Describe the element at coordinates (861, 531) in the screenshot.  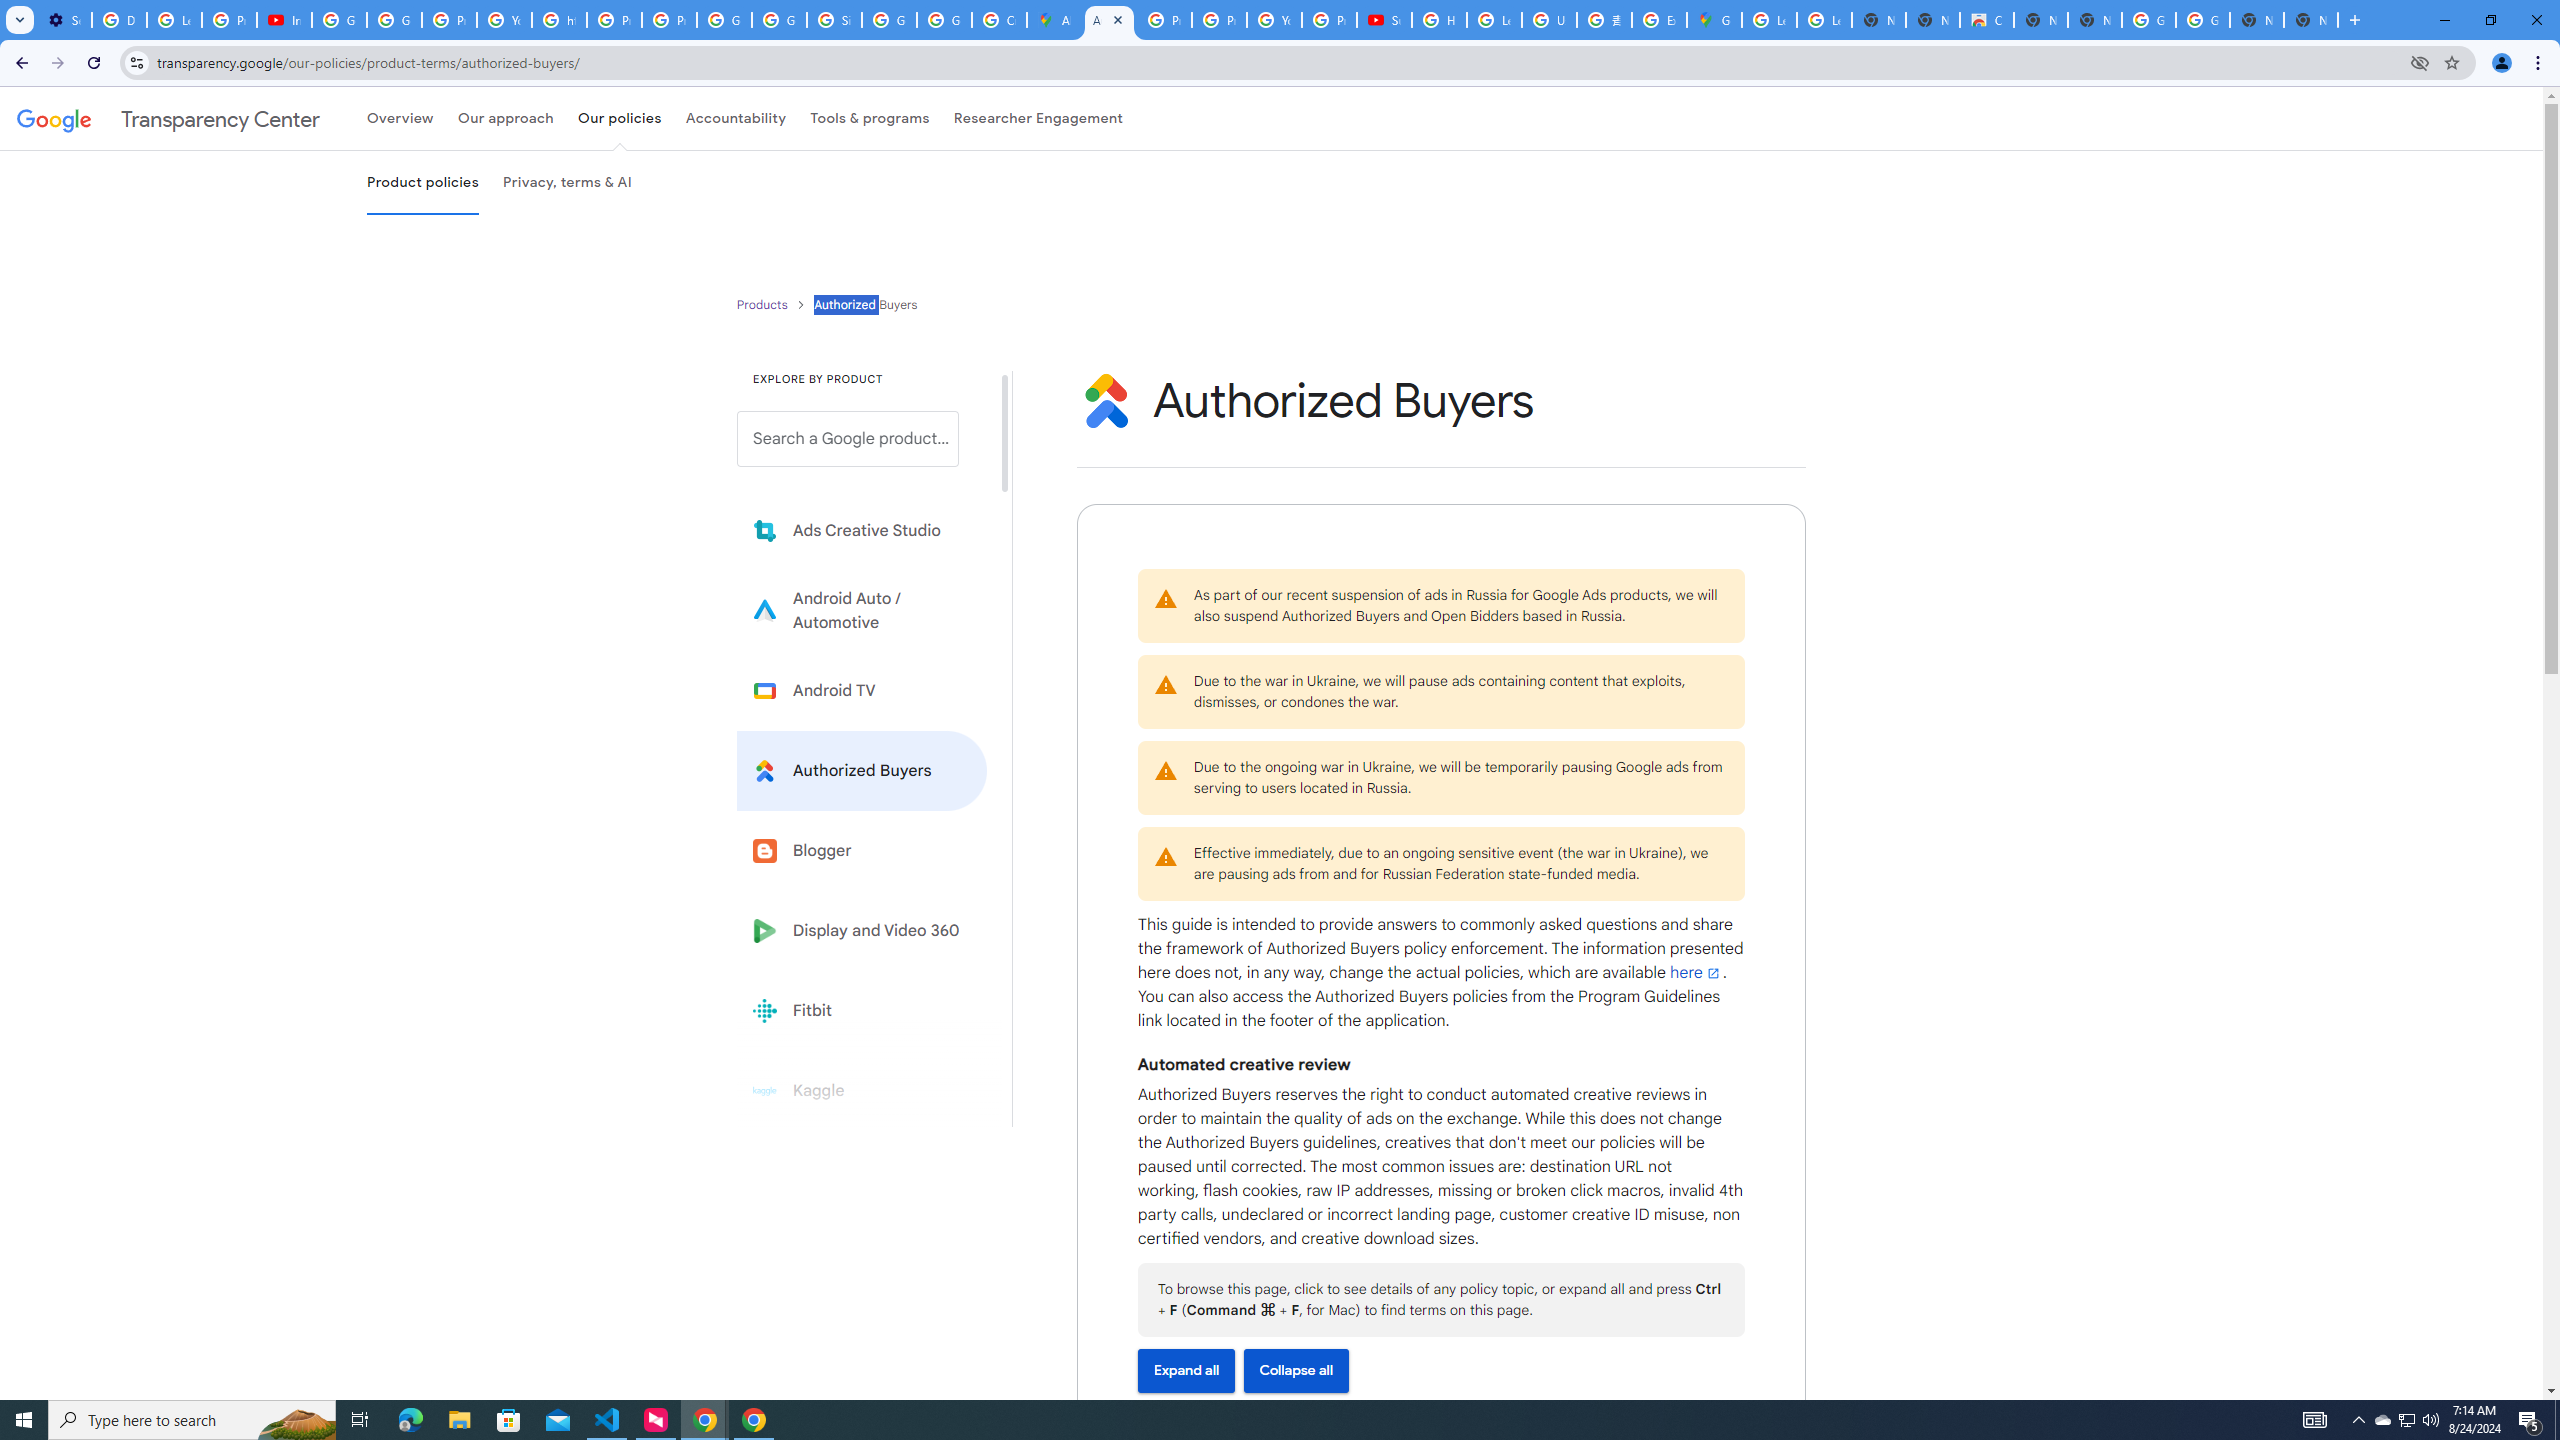
I see `'Learn more about Ads Creative Studio'` at that location.